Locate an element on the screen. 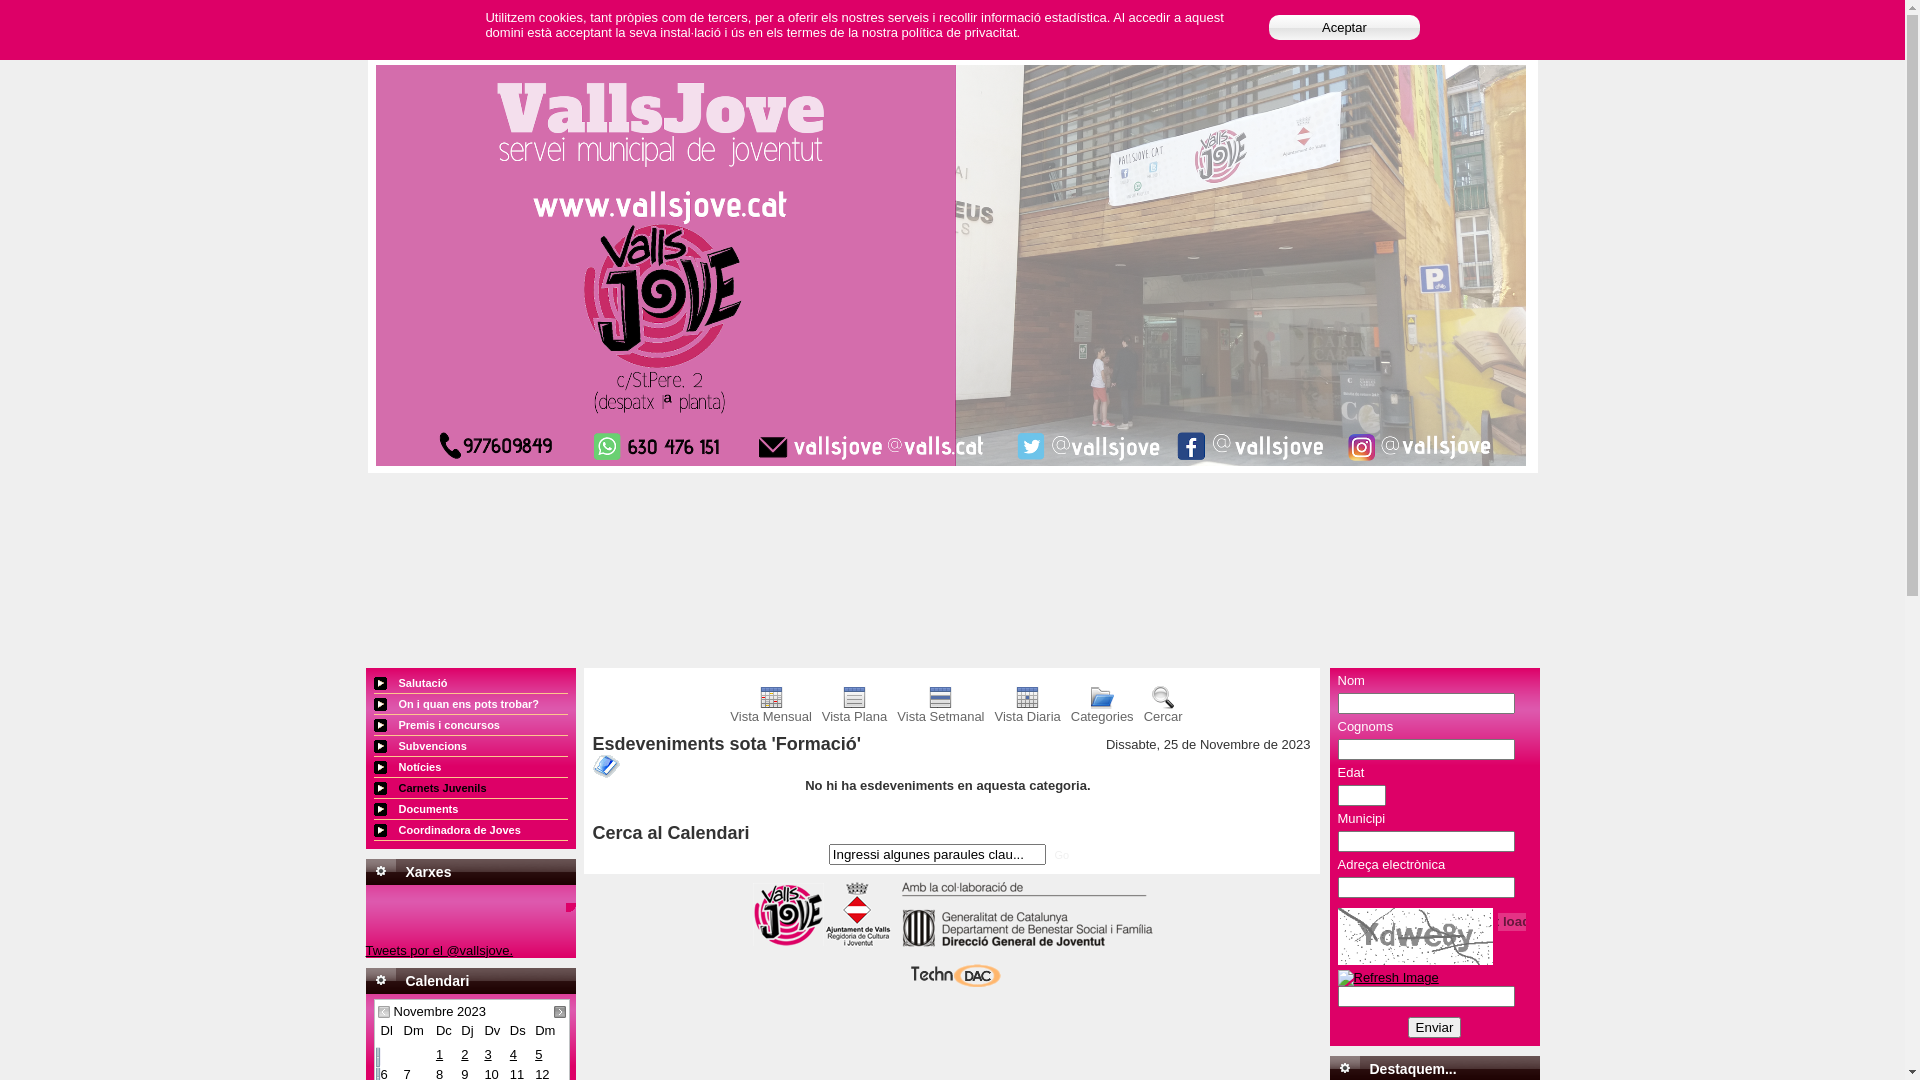  'Enviar' is located at coordinates (1434, 1027).